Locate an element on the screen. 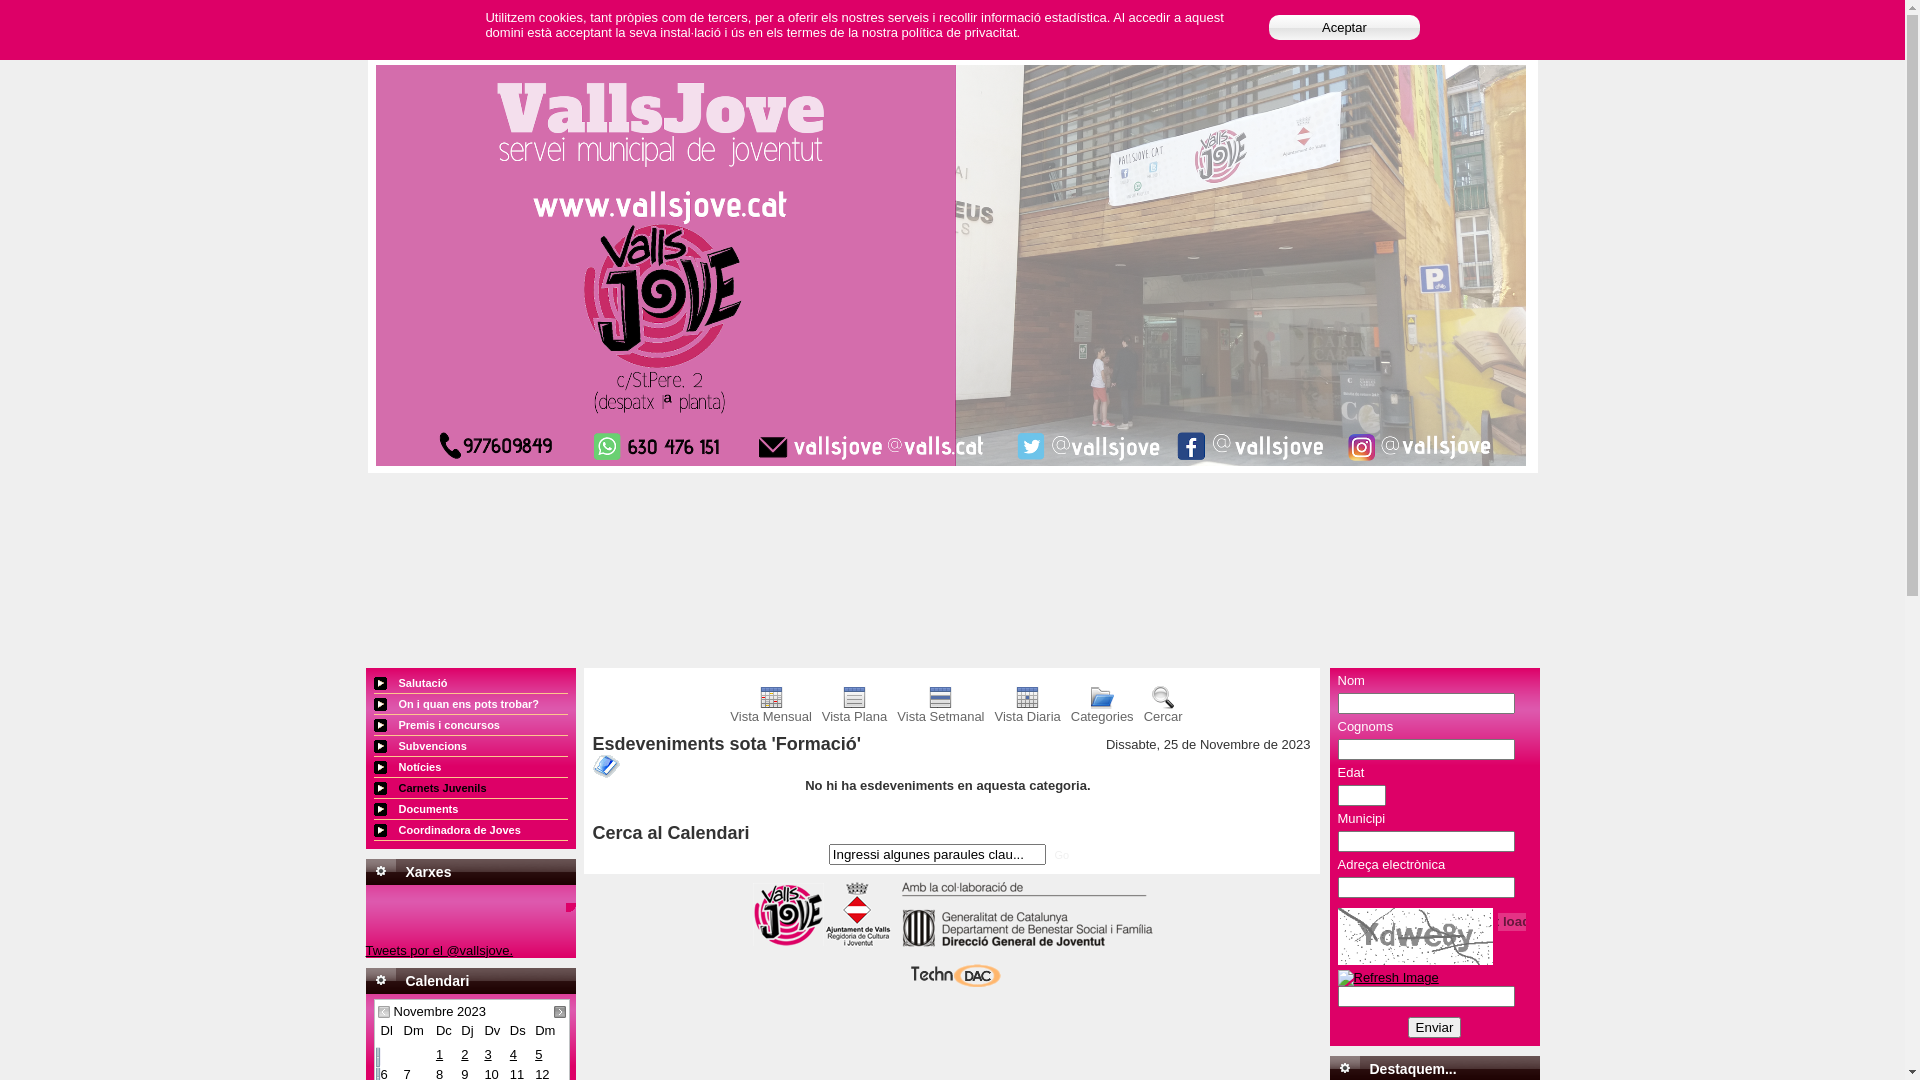  'Enviar' is located at coordinates (1434, 1027).